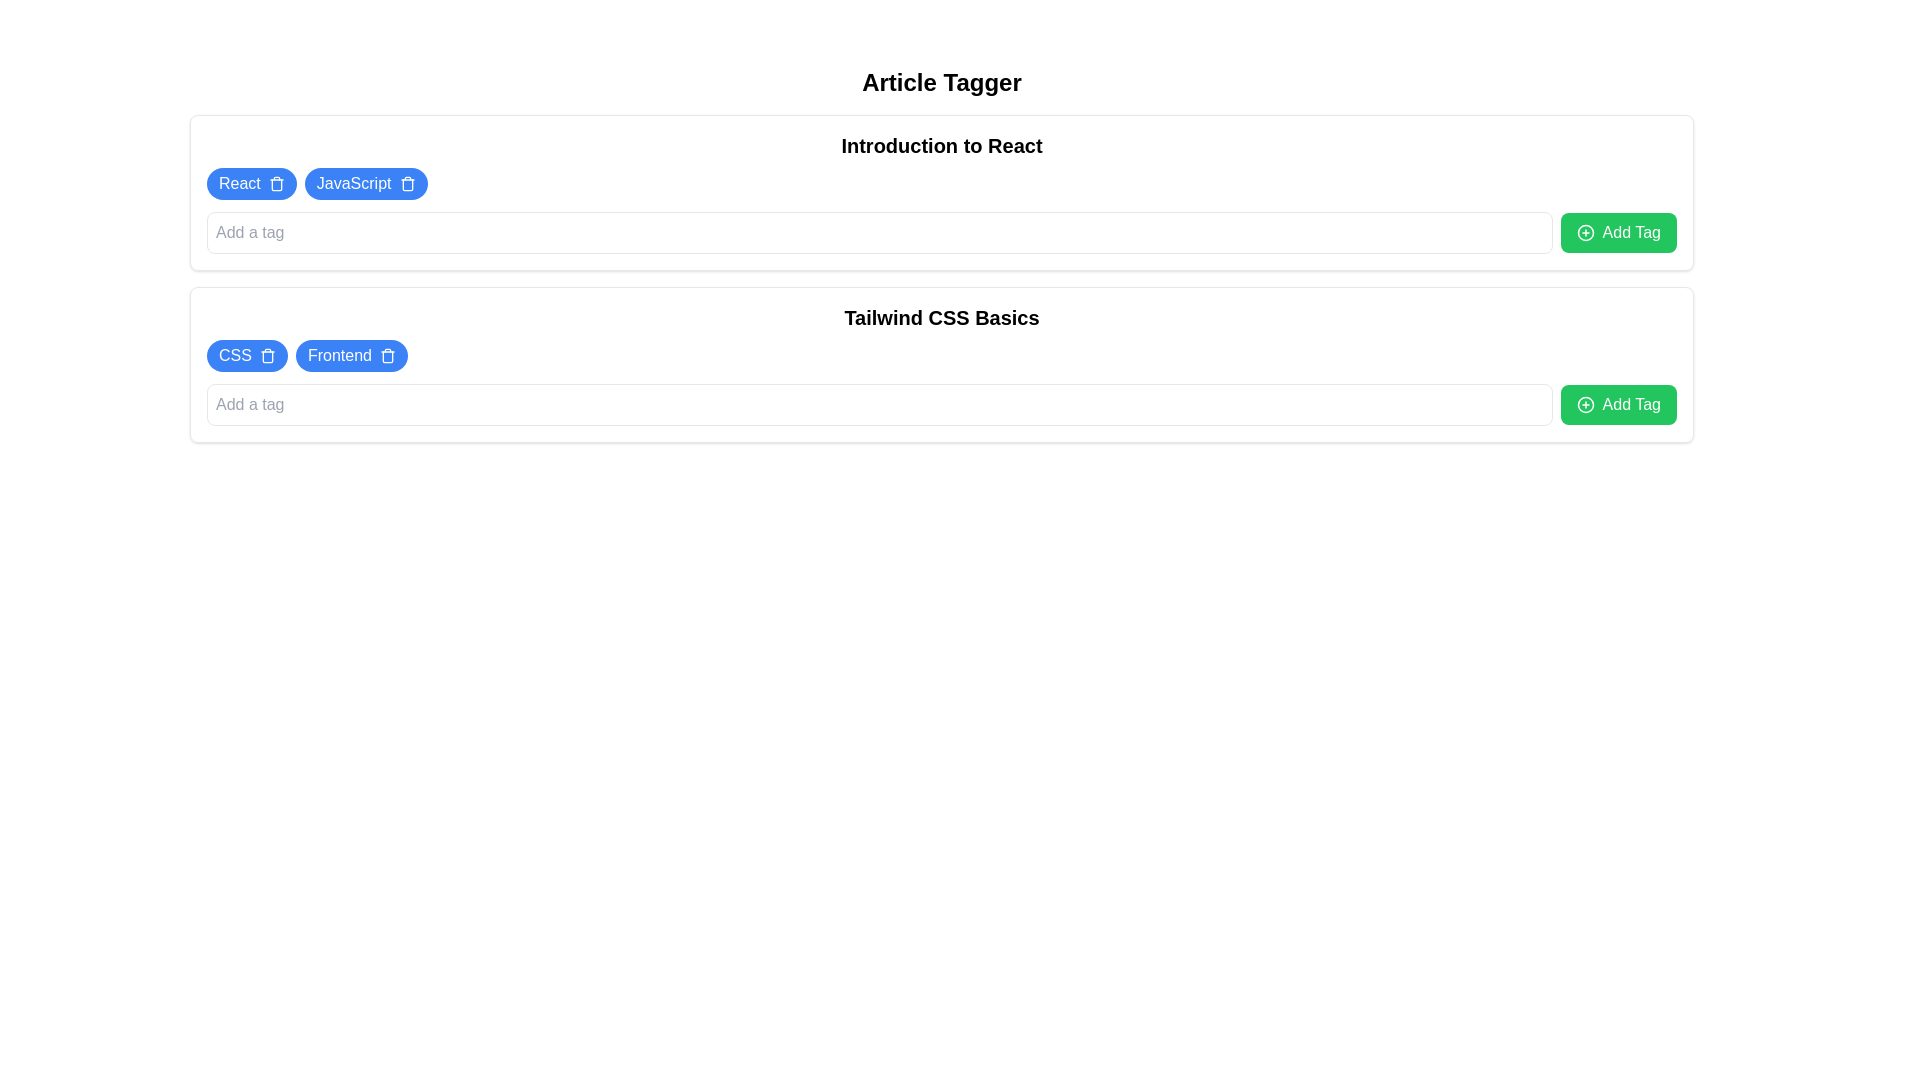  What do you see at coordinates (1584, 231) in the screenshot?
I see `the circle-plus icon located within the green 'Add Tag' button, positioned to the left of the text, to indicate it can be clicked for addition` at bounding box center [1584, 231].